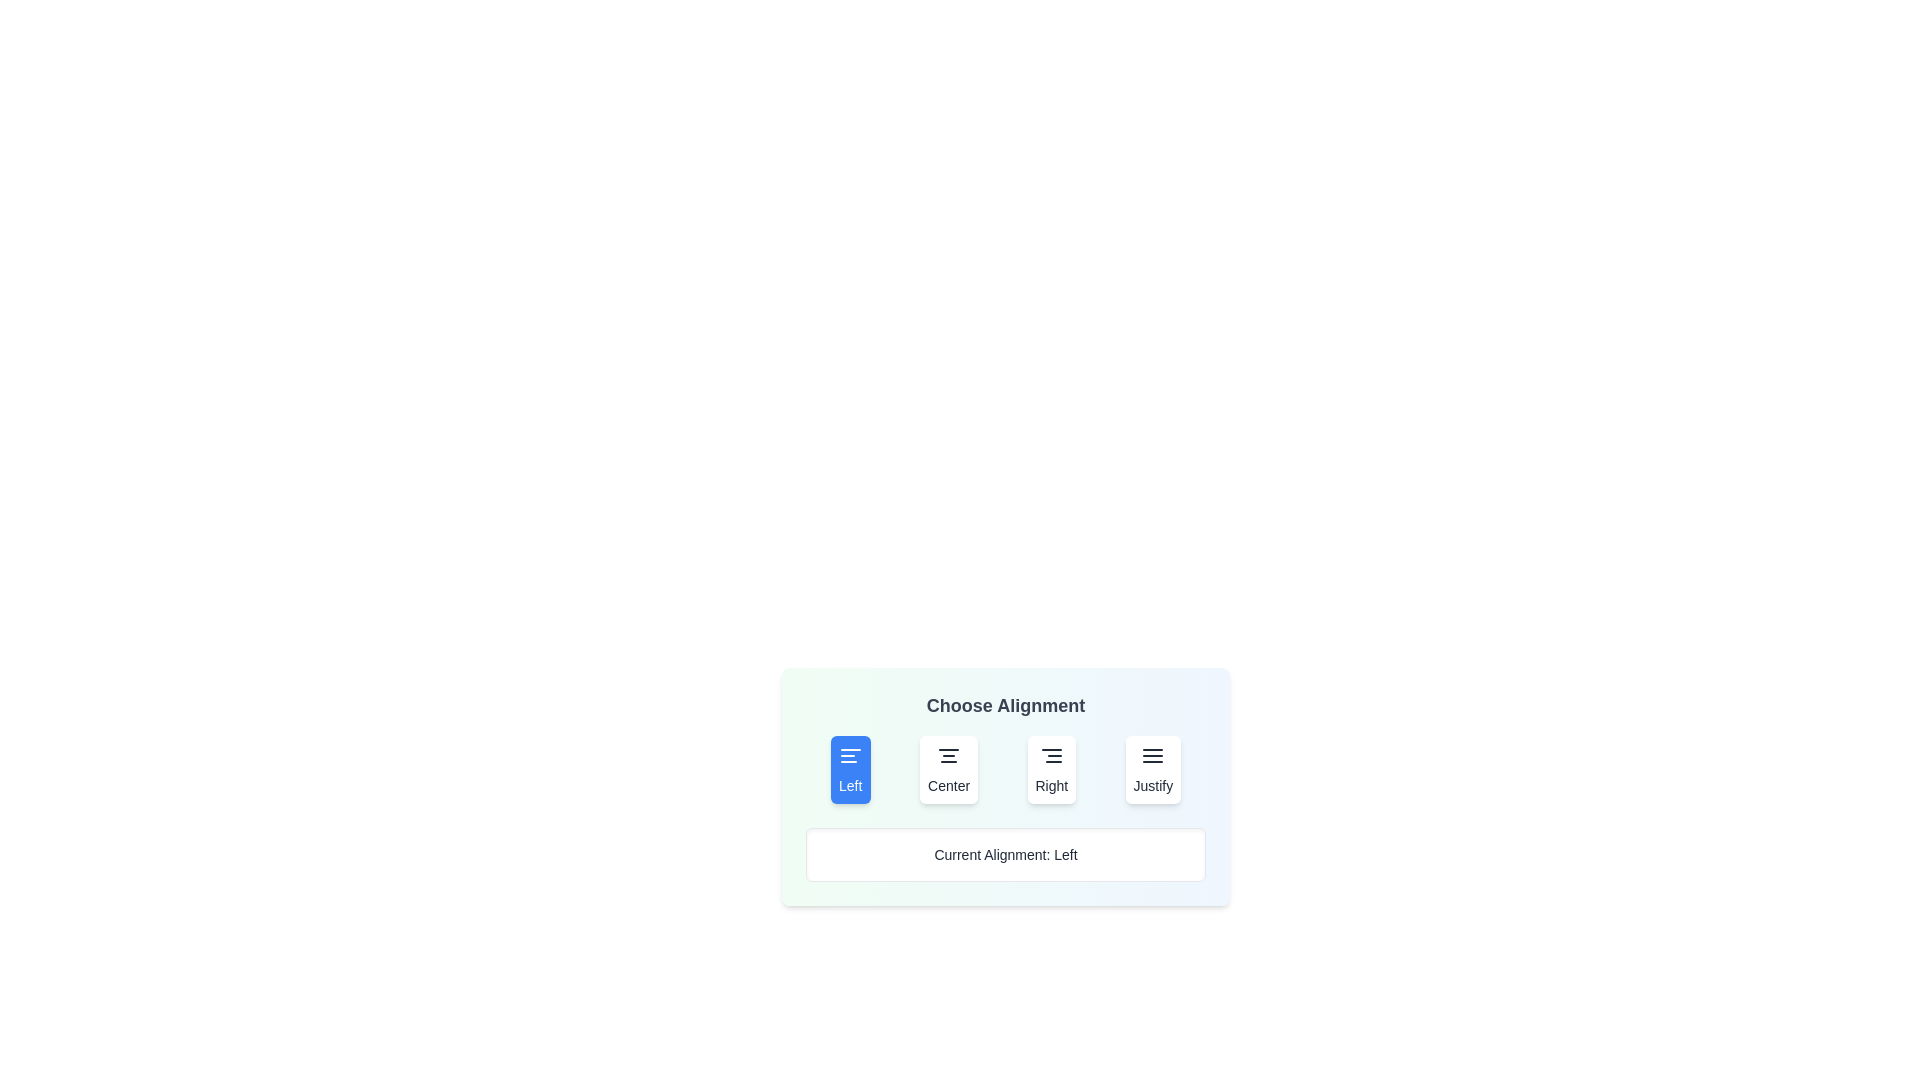 The width and height of the screenshot is (1920, 1080). I want to click on the 'Center' button to set alignment to 'Center', so click(948, 769).